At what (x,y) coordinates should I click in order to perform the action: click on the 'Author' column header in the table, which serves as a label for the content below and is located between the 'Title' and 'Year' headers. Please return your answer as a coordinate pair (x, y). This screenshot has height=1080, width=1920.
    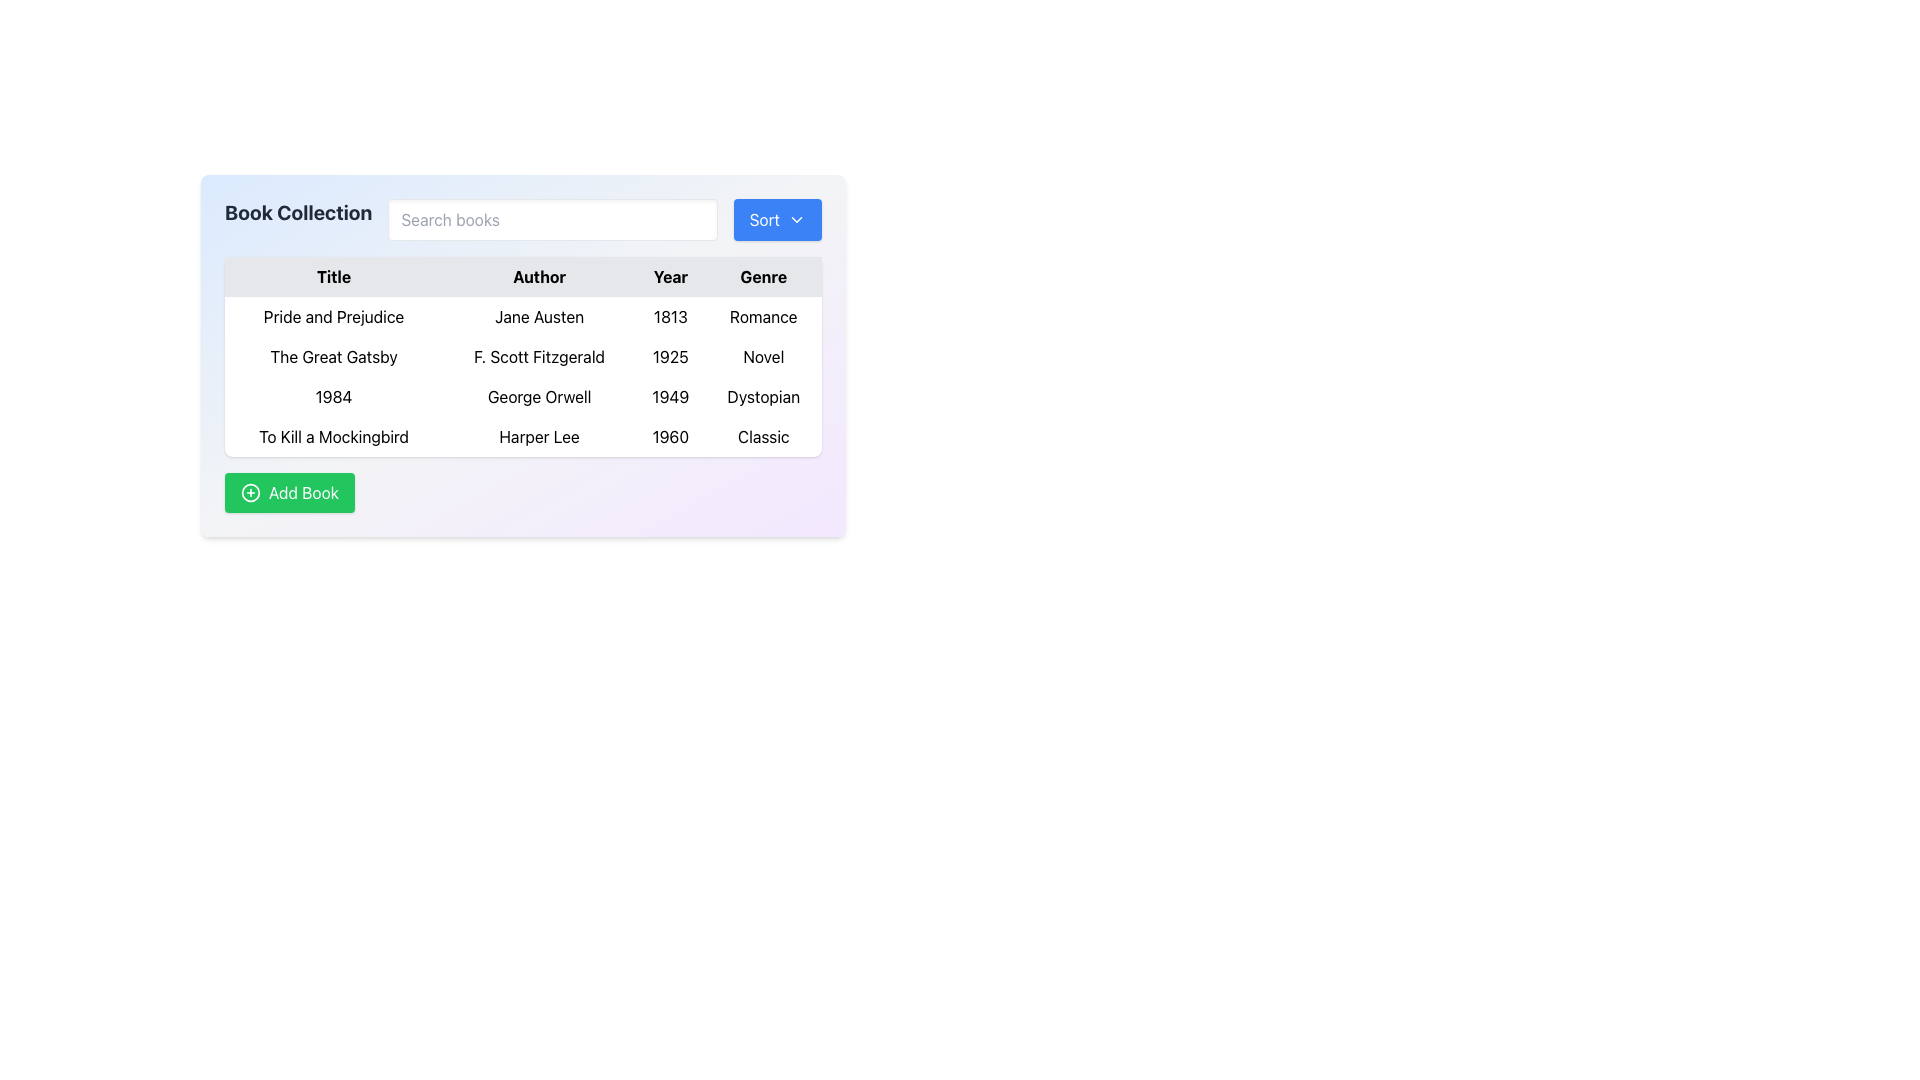
    Looking at the image, I should click on (539, 277).